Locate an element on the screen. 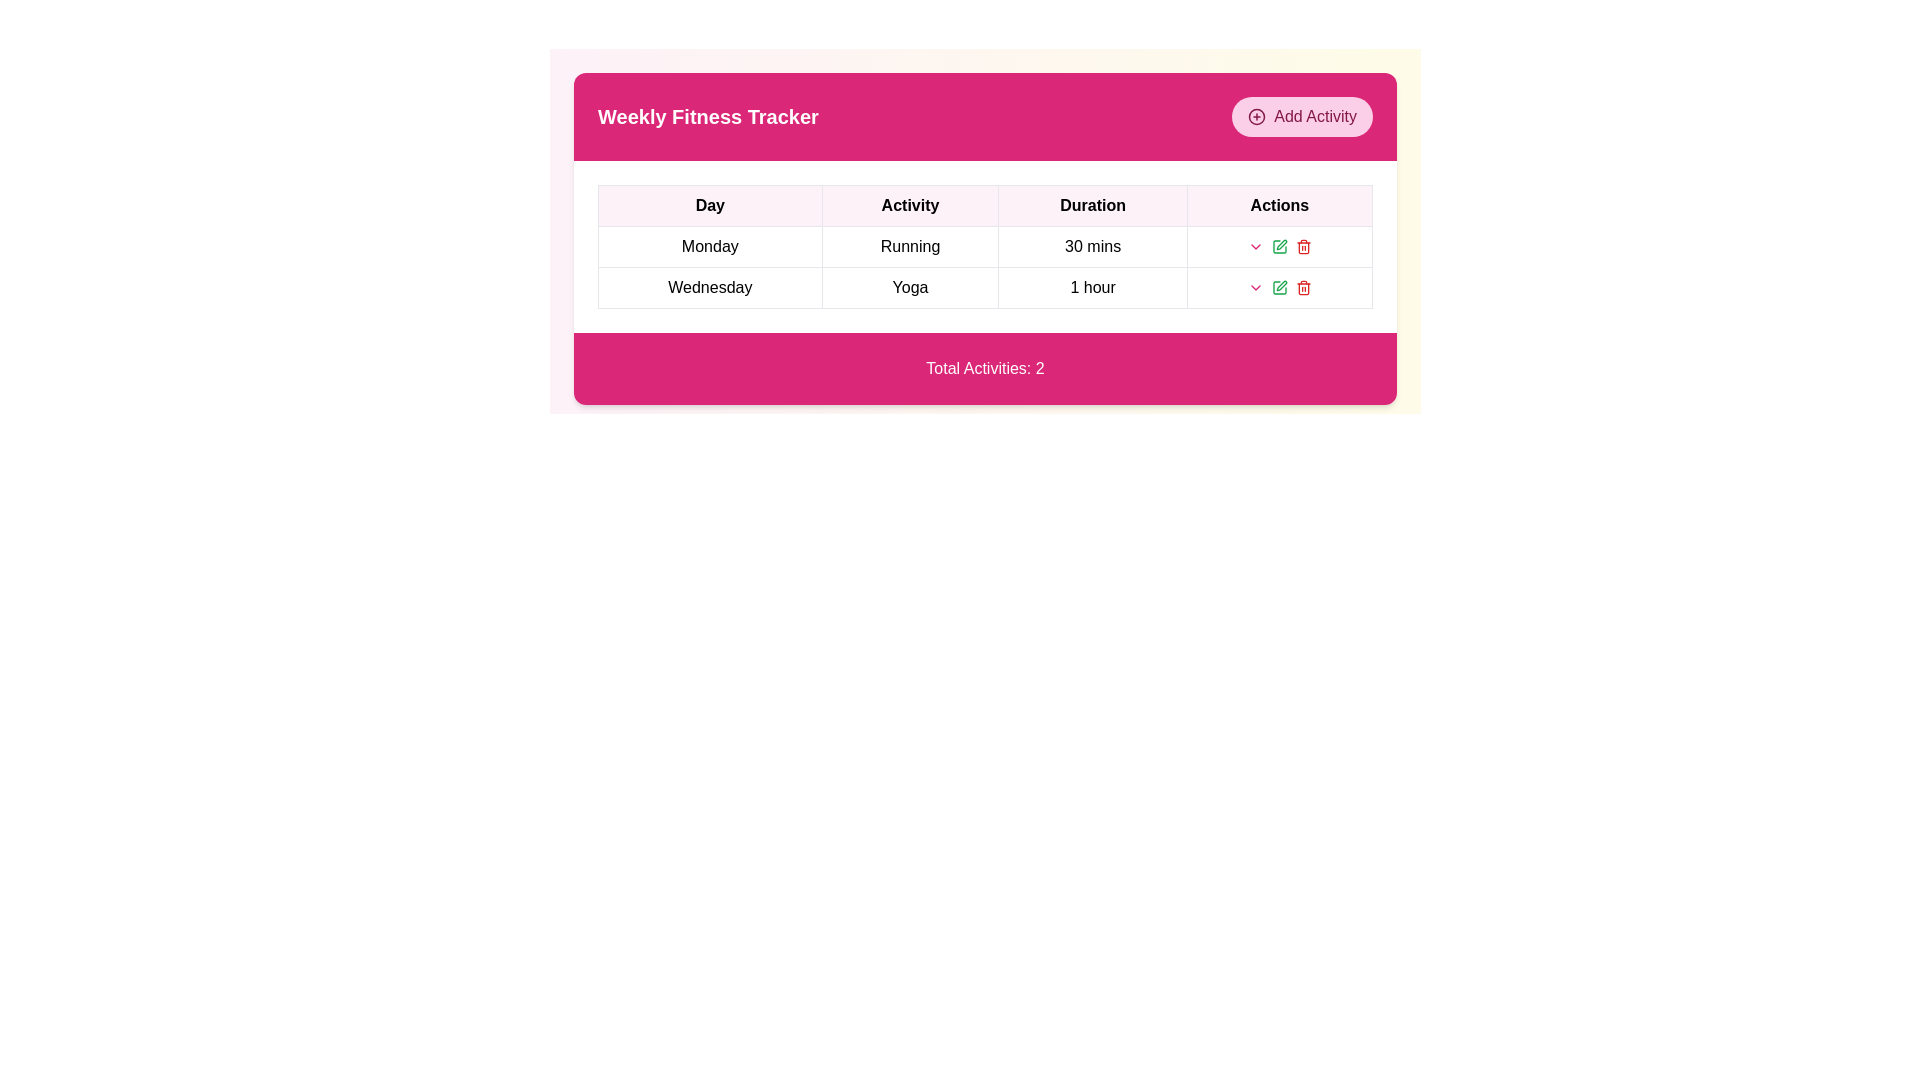 Image resolution: width=1920 pixels, height=1080 pixels. the first row of the fitness activity data table displaying 'Running' for Monday with a duration of '30 mins' is located at coordinates (985, 266).